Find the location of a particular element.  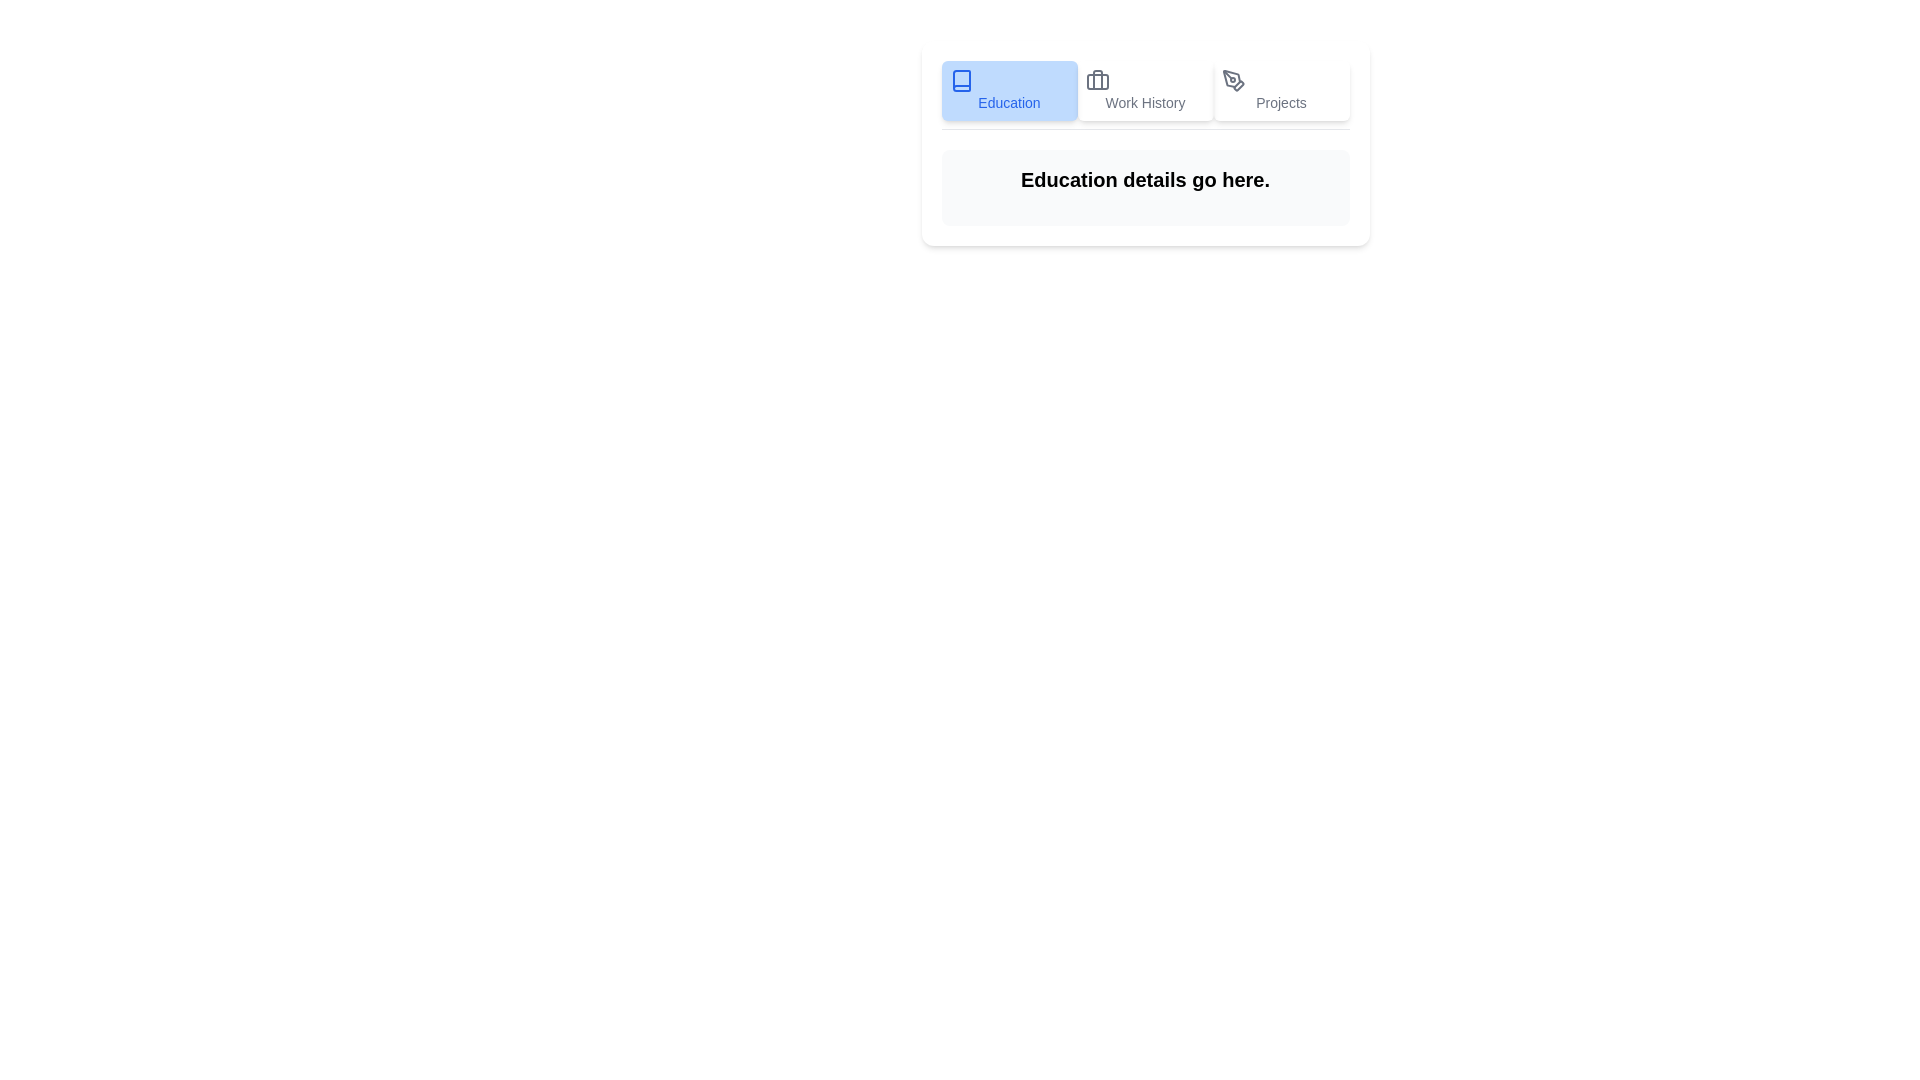

the tab Projects by clicking on its button is located at coordinates (1281, 91).